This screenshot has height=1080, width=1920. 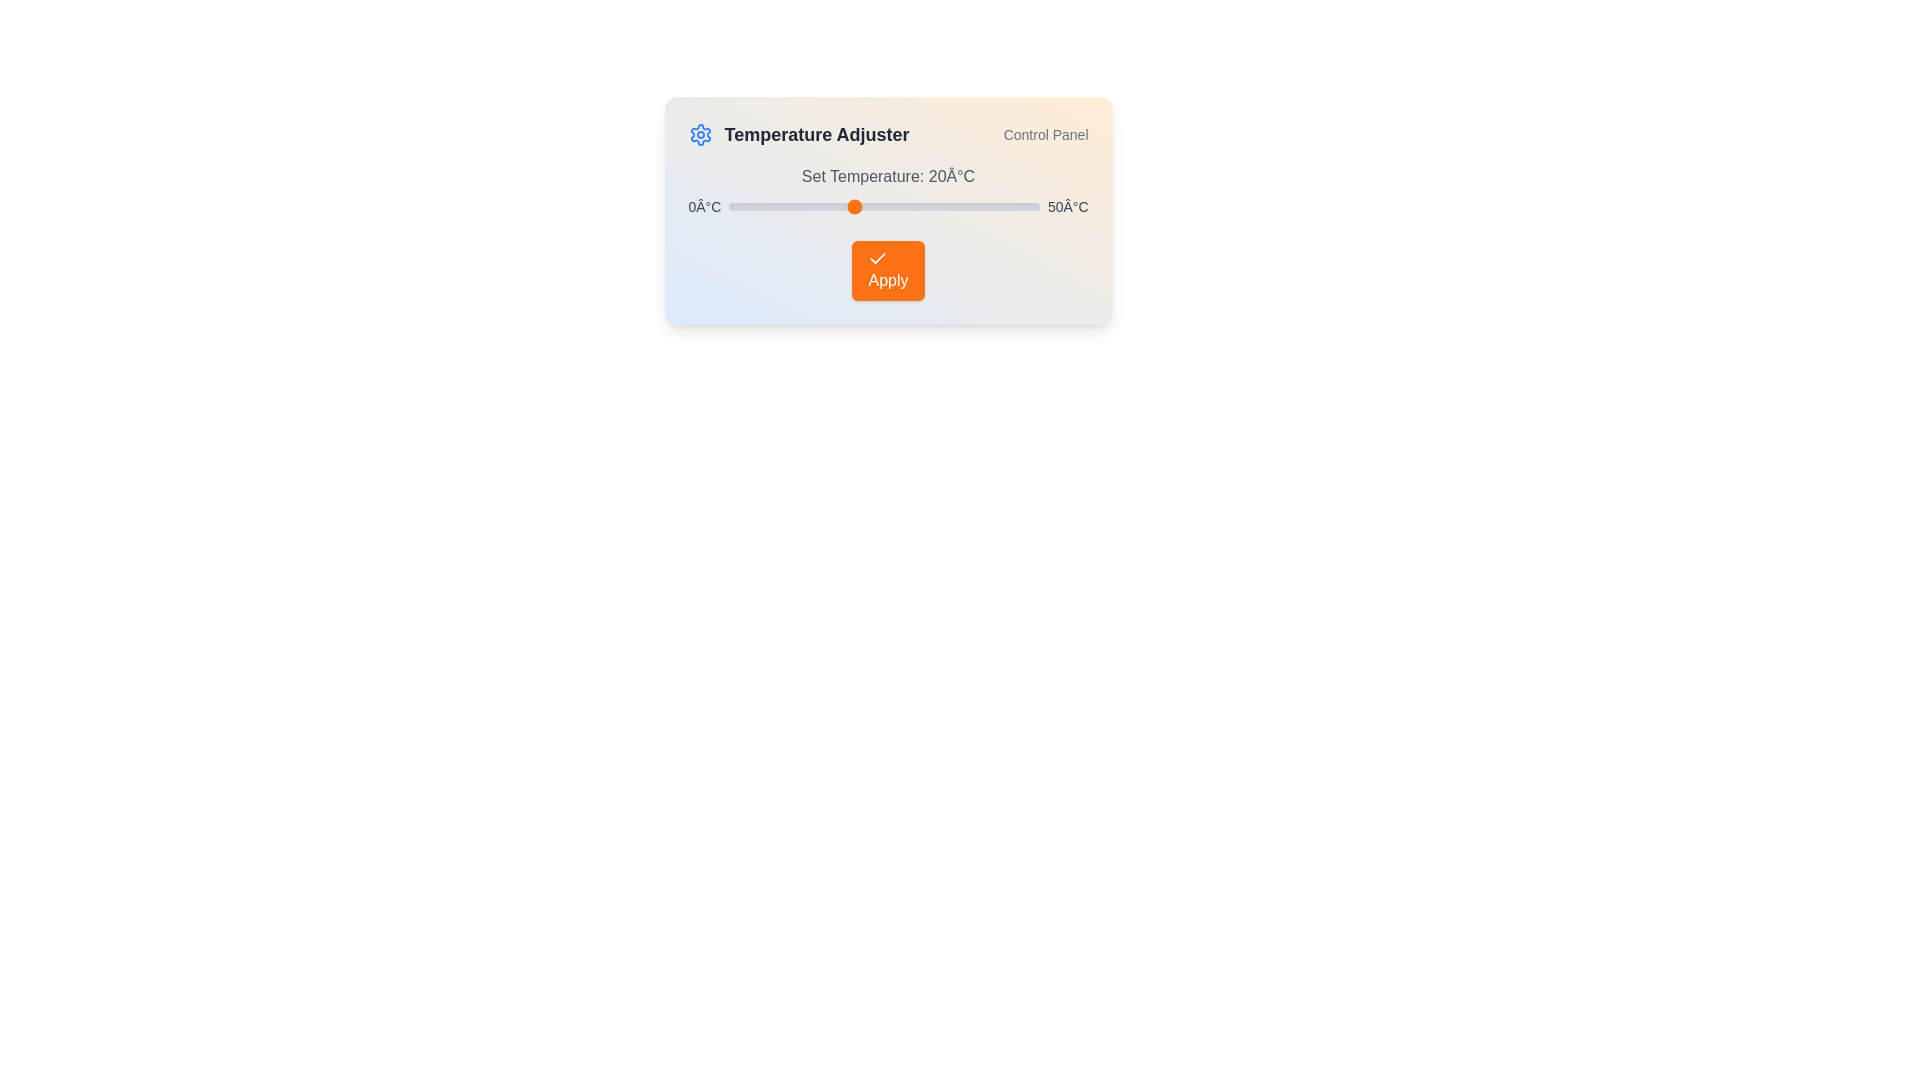 I want to click on the temperature slider to set the temperature to 0°C, so click(x=728, y=207).